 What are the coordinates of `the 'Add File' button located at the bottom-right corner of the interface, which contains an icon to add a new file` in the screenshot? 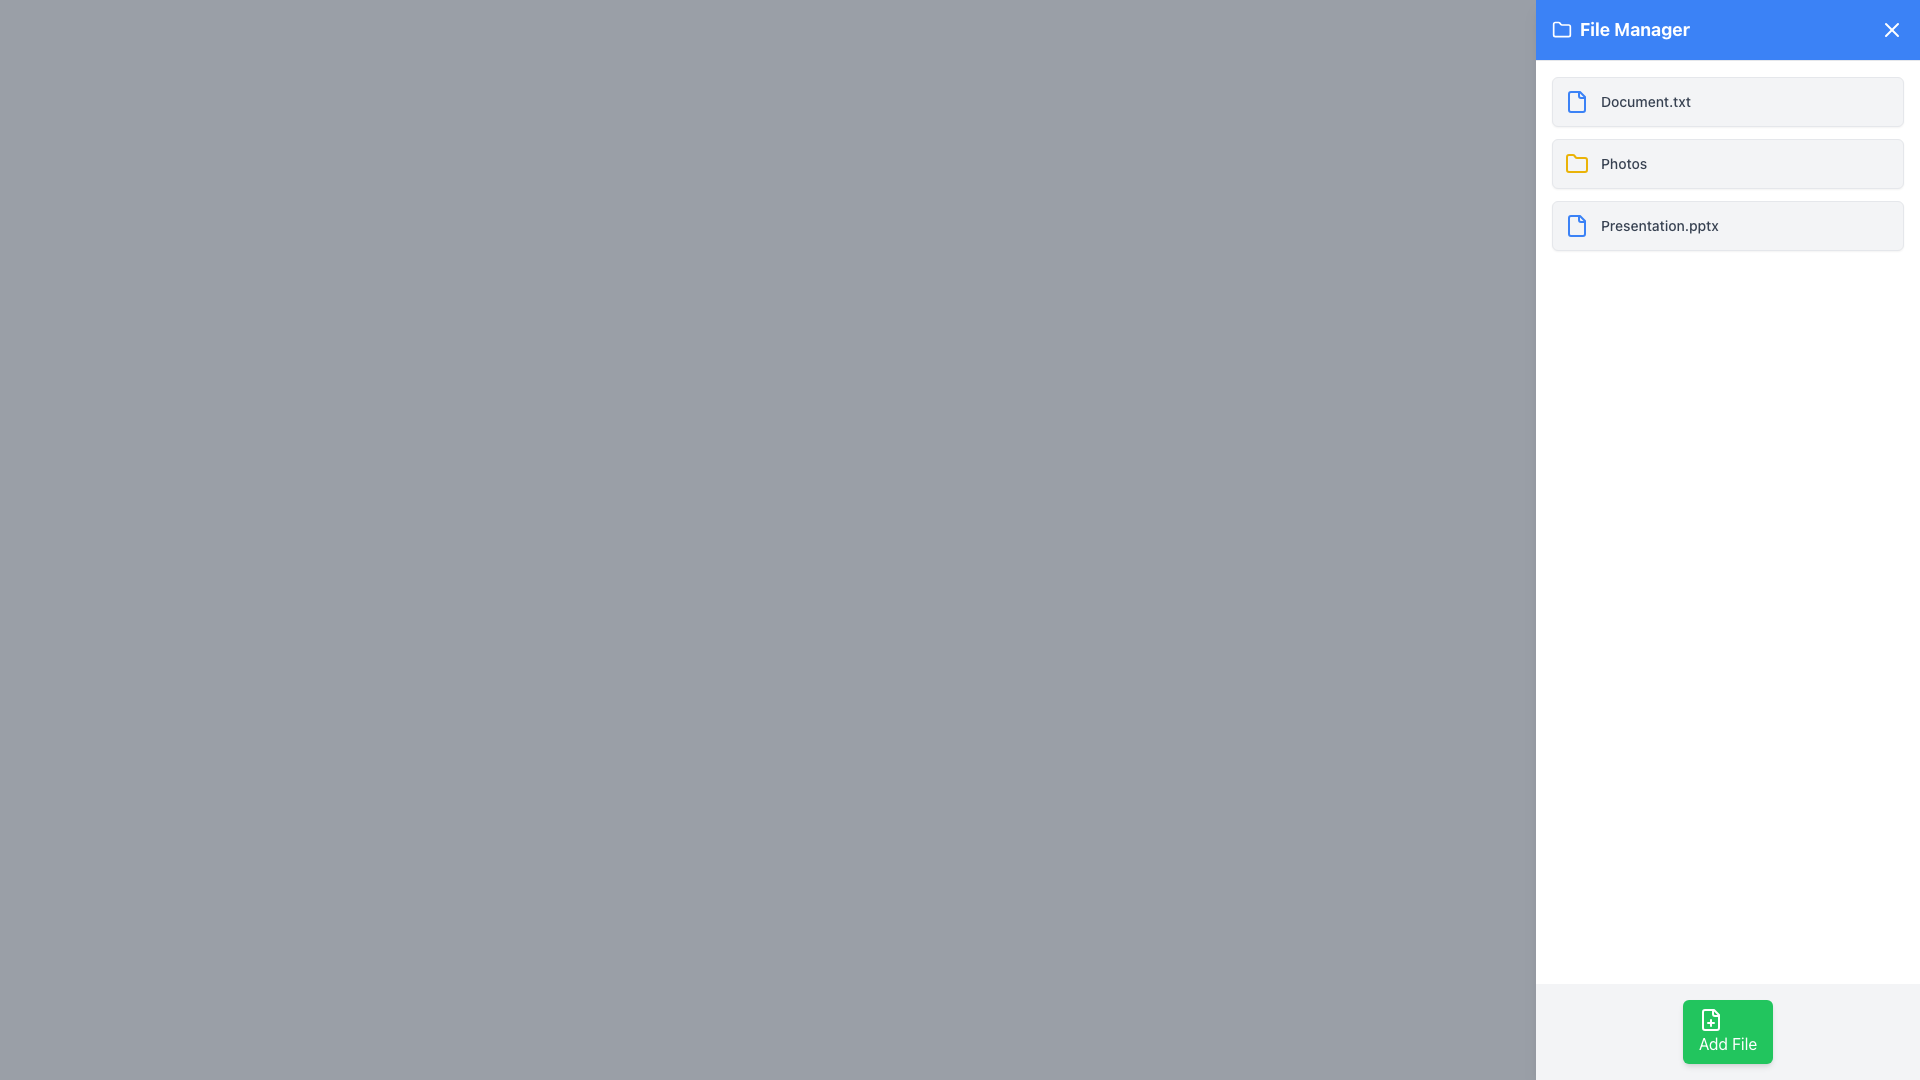 It's located at (1709, 1019).